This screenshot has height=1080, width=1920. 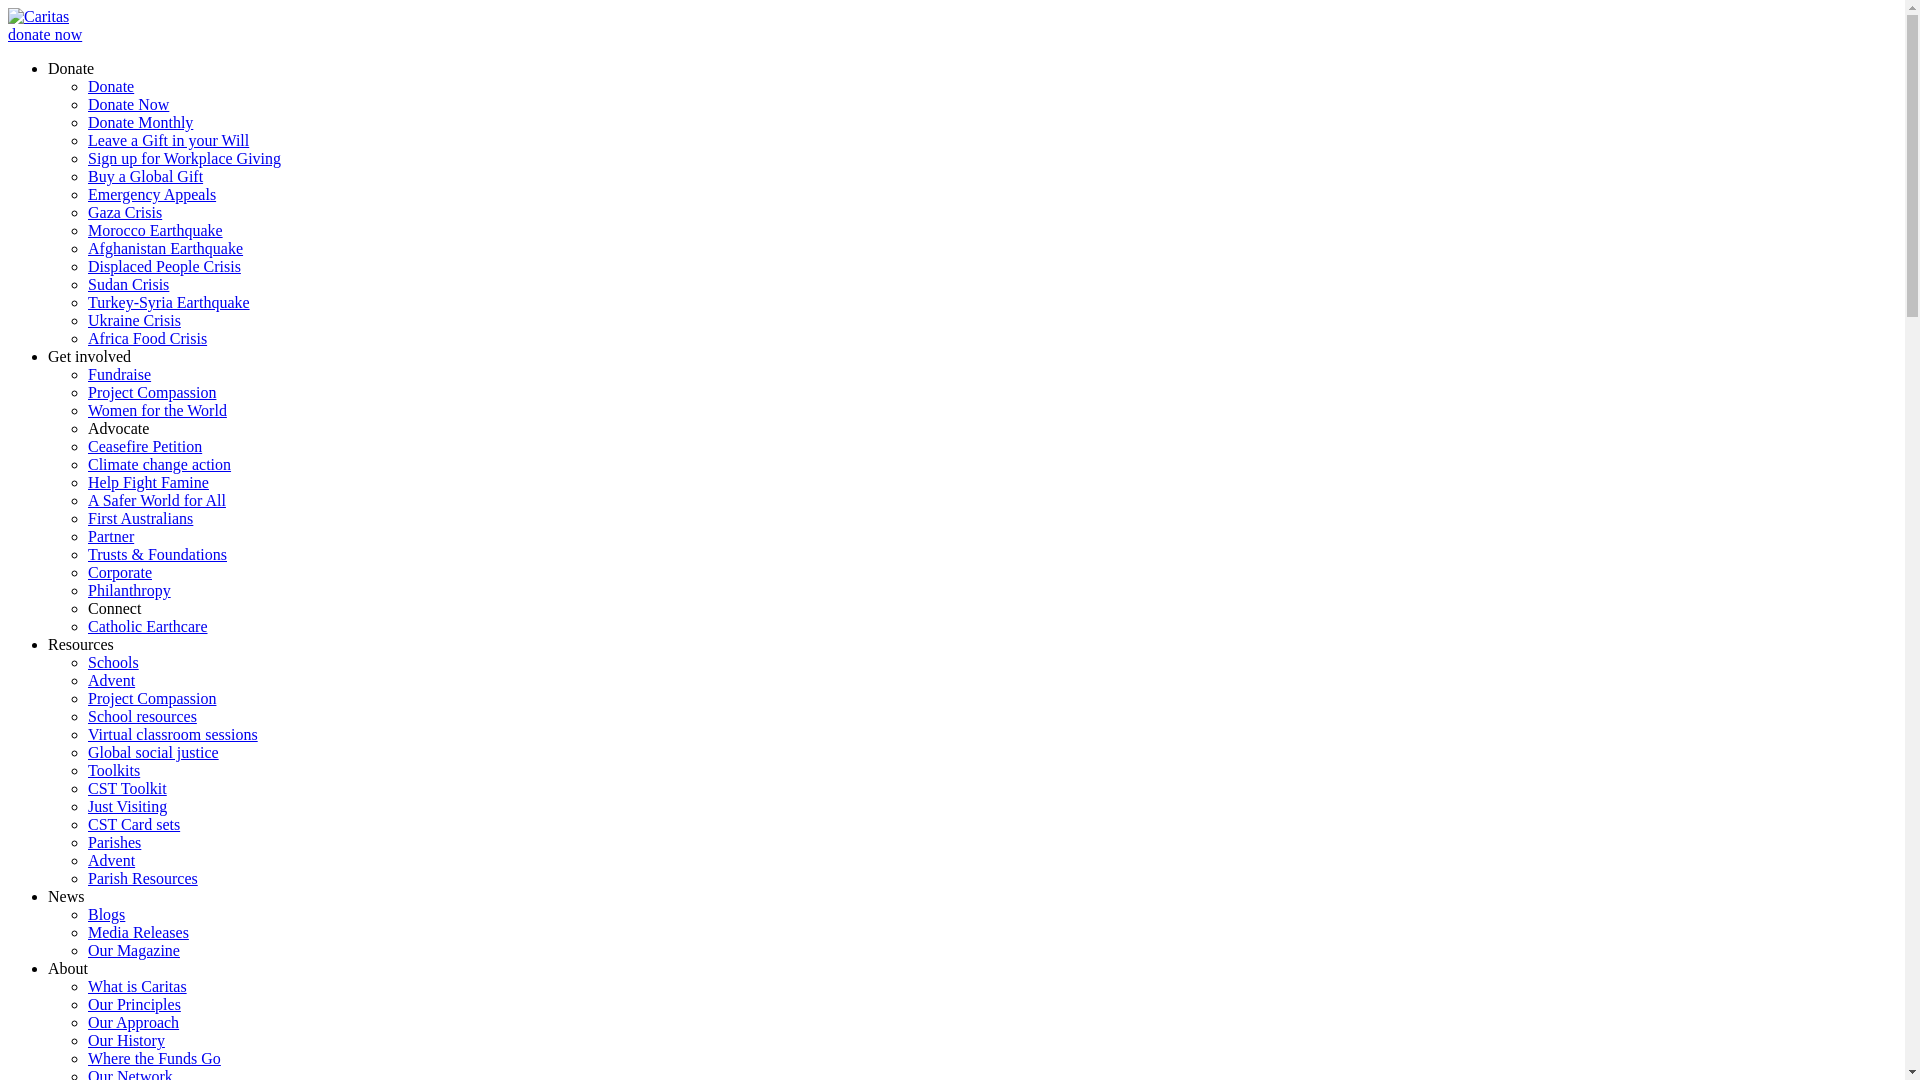 What do you see at coordinates (147, 482) in the screenshot?
I see `'Help Fight Famine'` at bounding box center [147, 482].